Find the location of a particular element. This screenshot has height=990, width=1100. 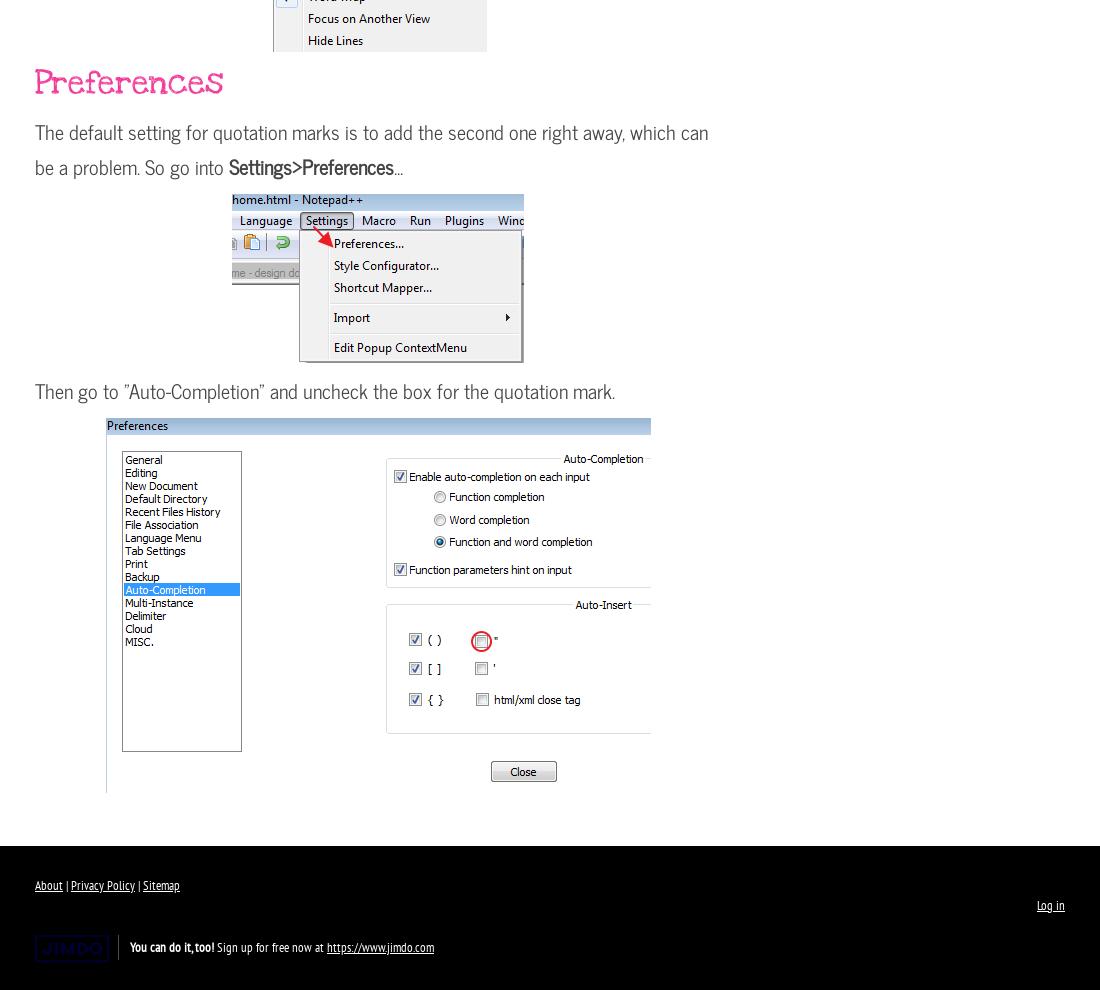

'...' is located at coordinates (394, 166).